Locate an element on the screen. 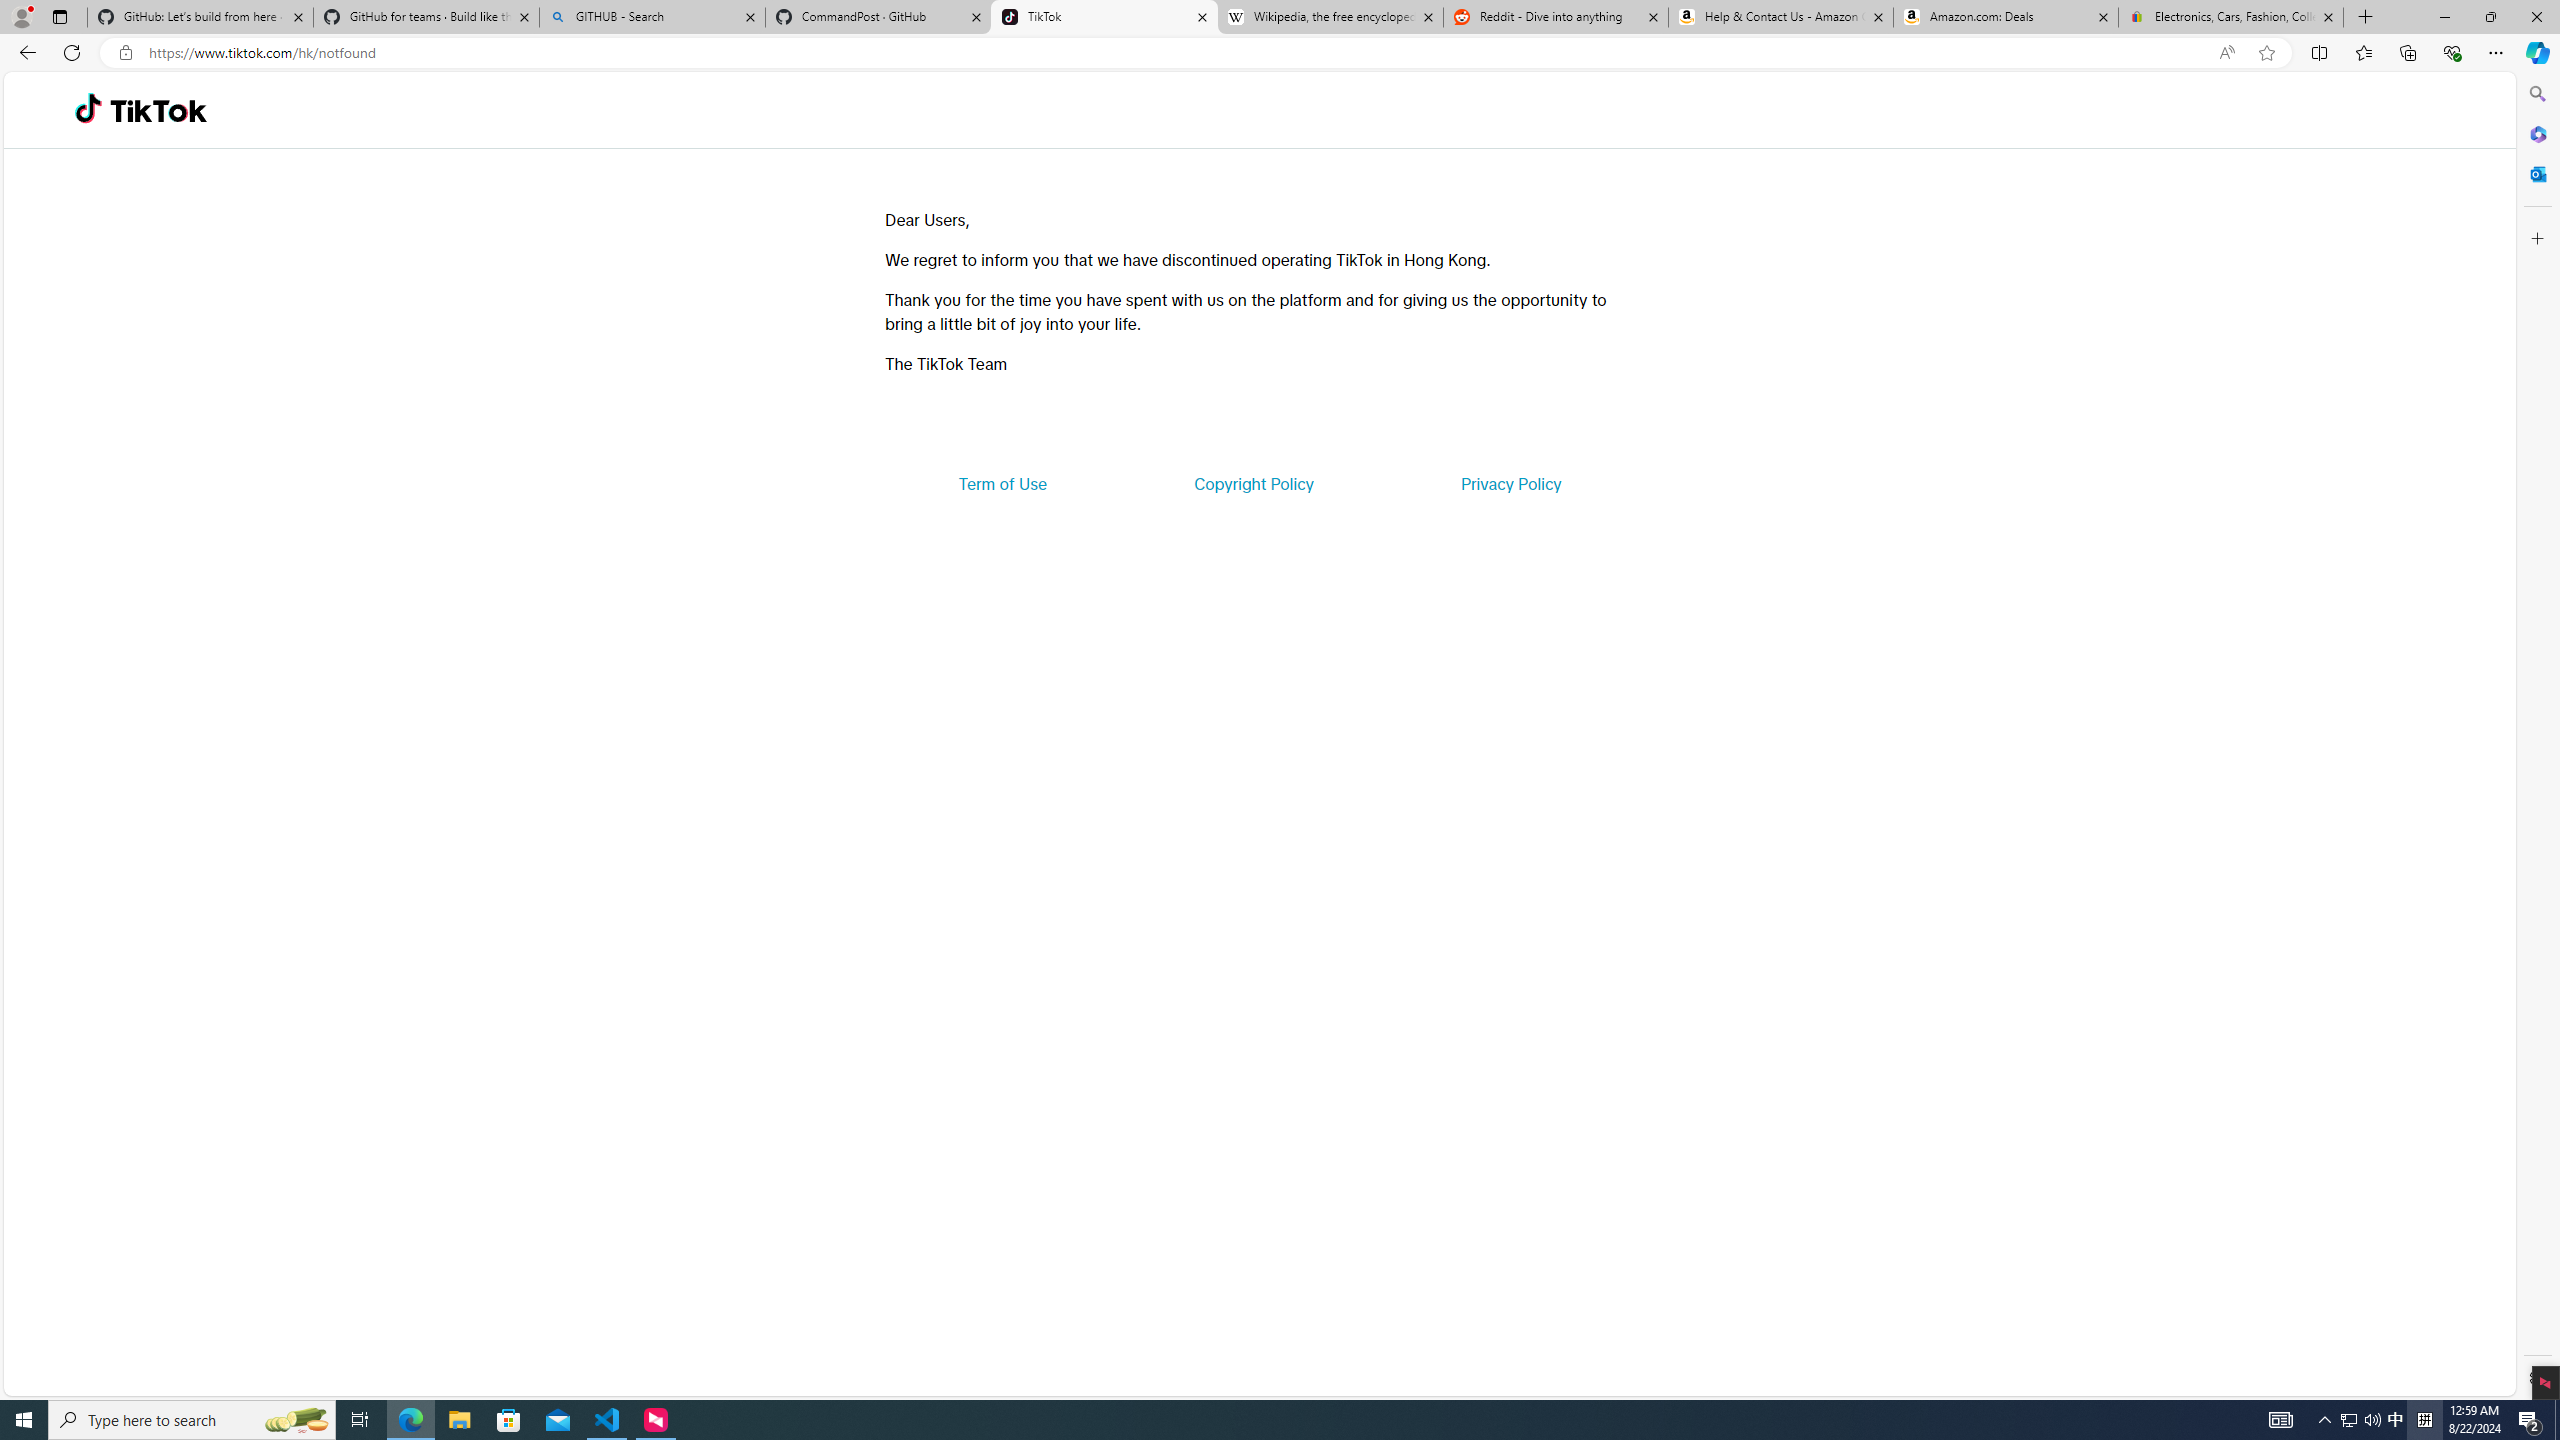 The width and height of the screenshot is (2560, 1440). 'GITHUB - Search' is located at coordinates (651, 16).